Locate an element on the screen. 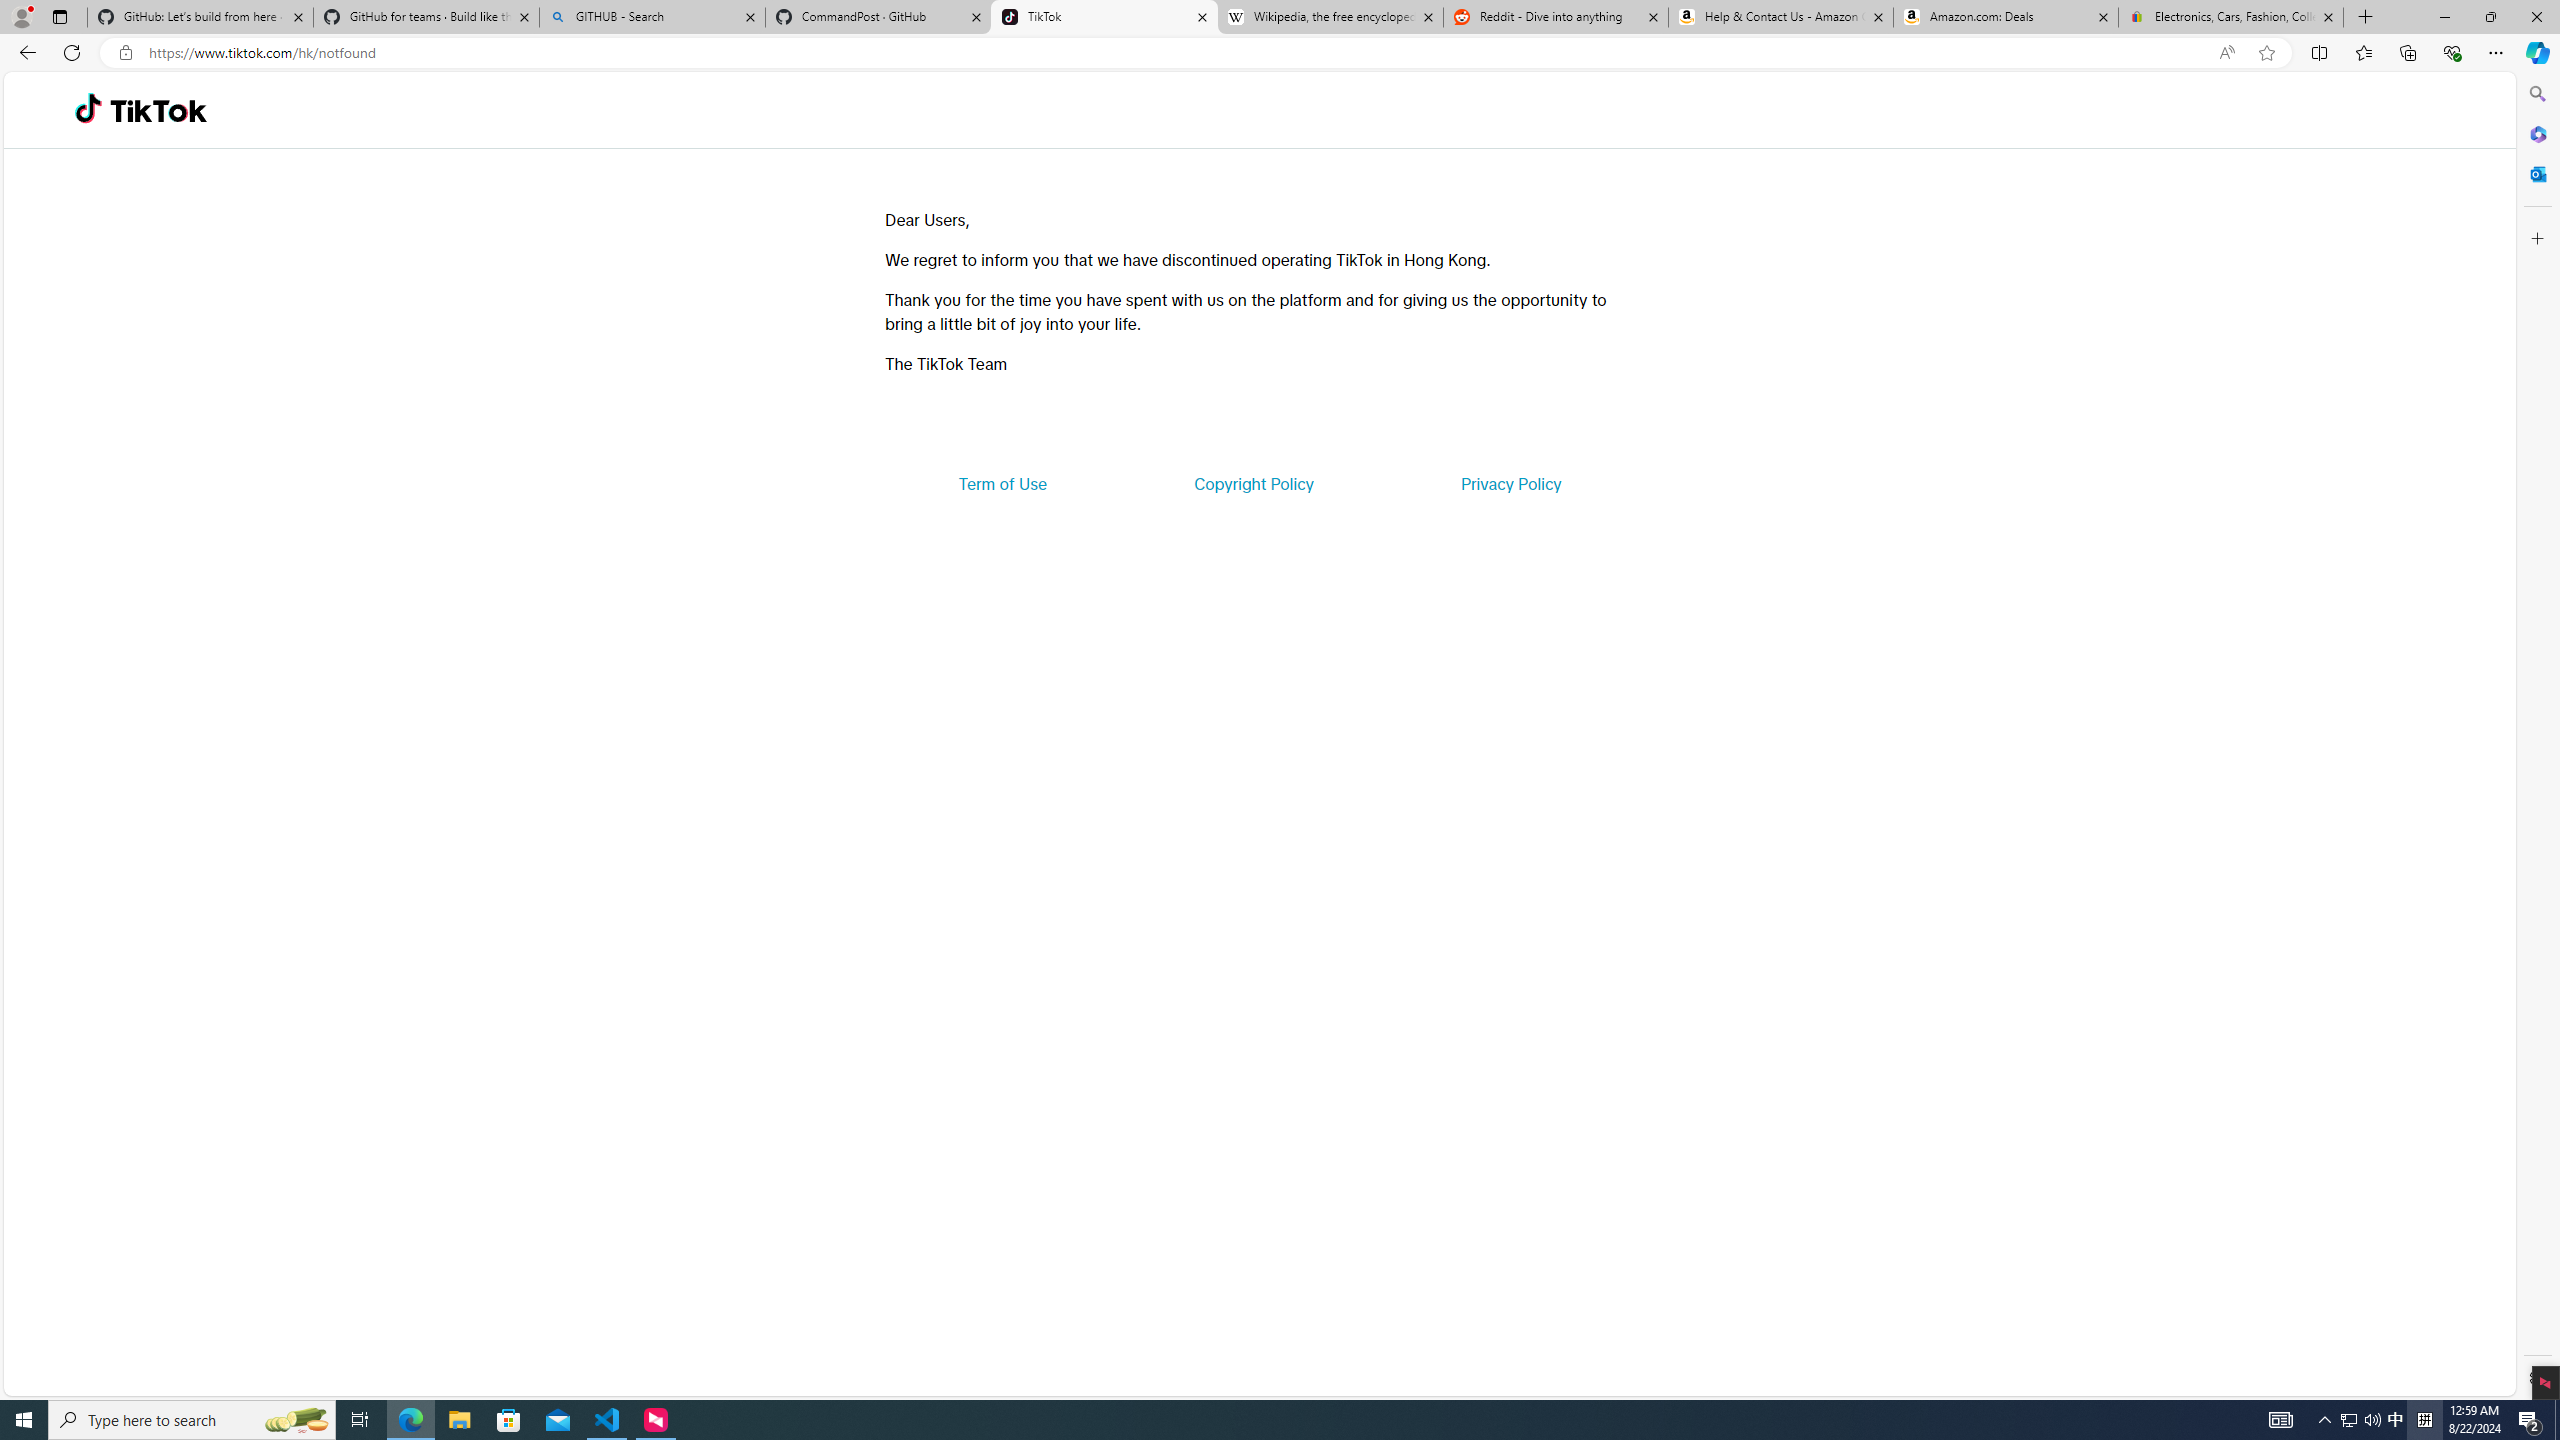 The width and height of the screenshot is (2560, 1440). 'GITHUB - Search' is located at coordinates (651, 16).